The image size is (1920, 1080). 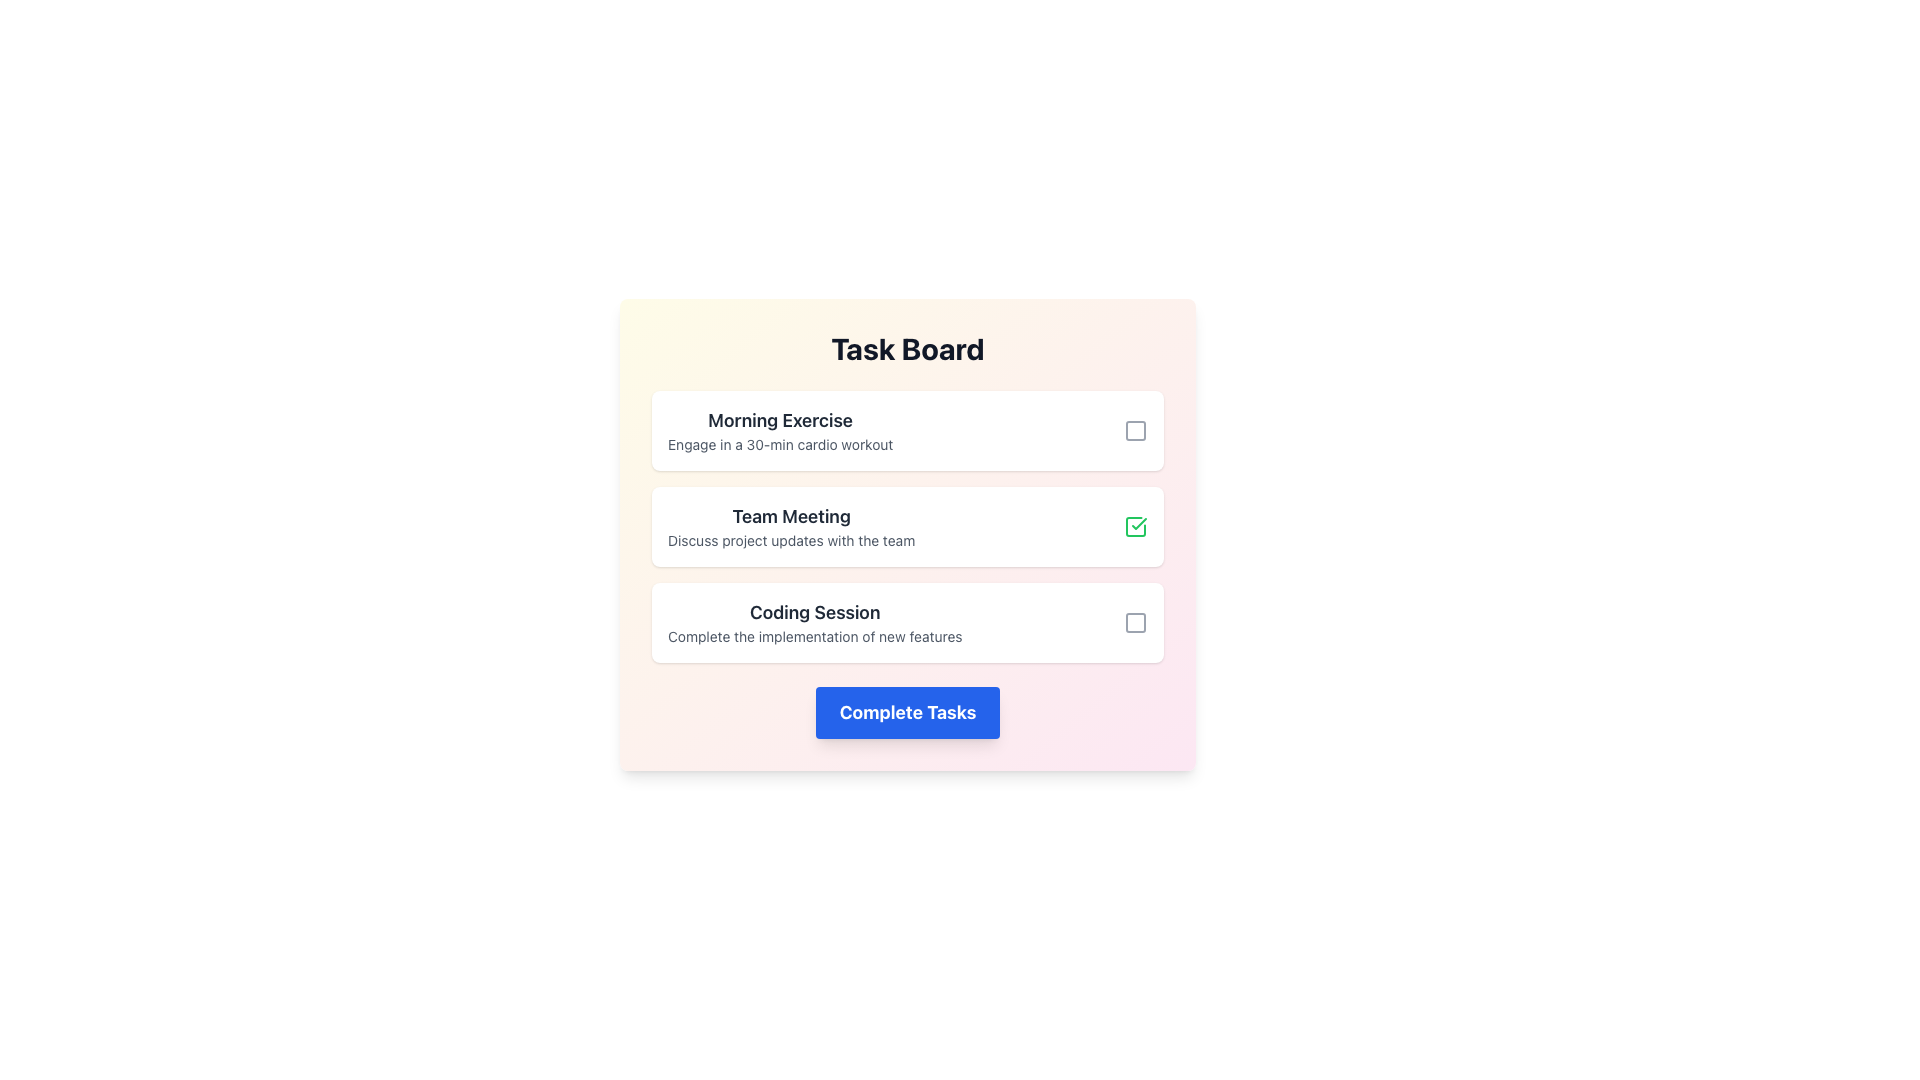 What do you see at coordinates (1136, 622) in the screenshot?
I see `the square-shaped outlined button on the right side of the 'Coding Session' panel` at bounding box center [1136, 622].